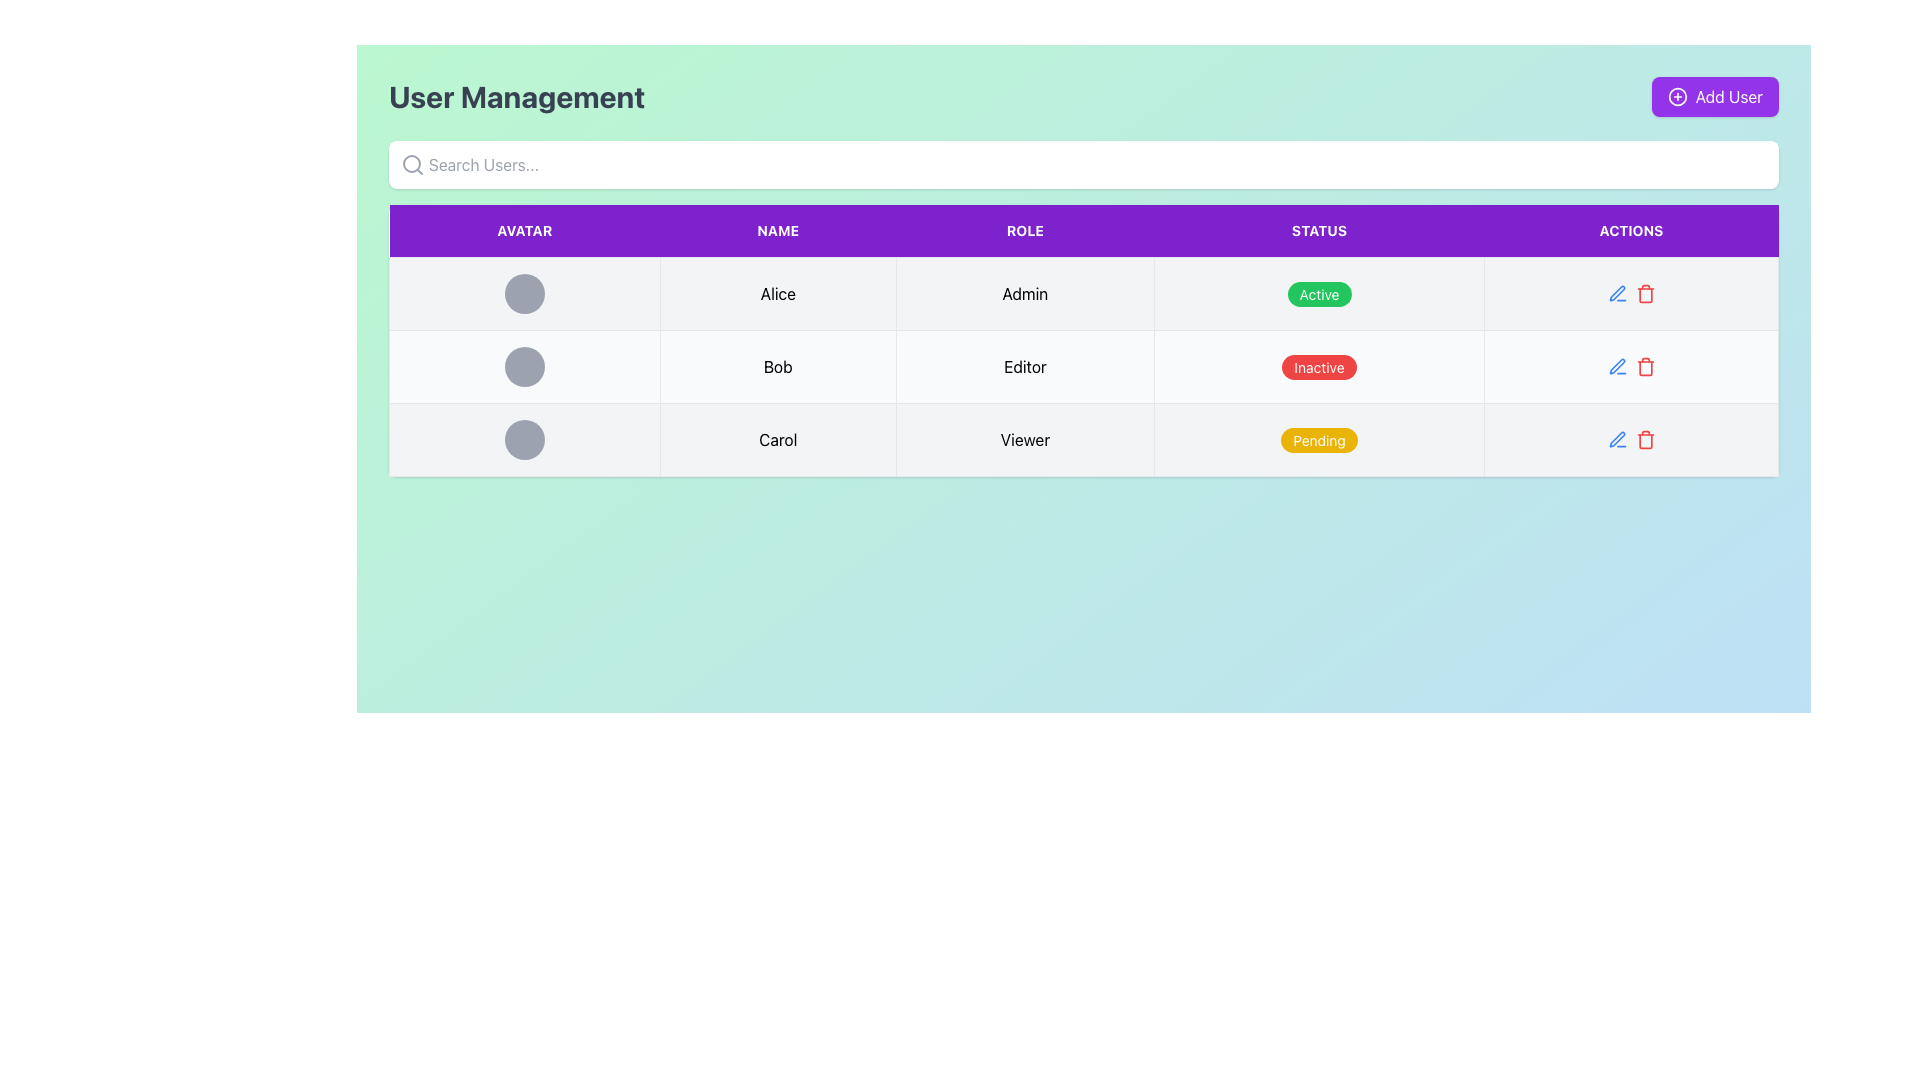 Image resolution: width=1920 pixels, height=1080 pixels. What do you see at coordinates (1645, 366) in the screenshot?
I see `the delete icon button located in the 'Actions' column of the second row in the table` at bounding box center [1645, 366].